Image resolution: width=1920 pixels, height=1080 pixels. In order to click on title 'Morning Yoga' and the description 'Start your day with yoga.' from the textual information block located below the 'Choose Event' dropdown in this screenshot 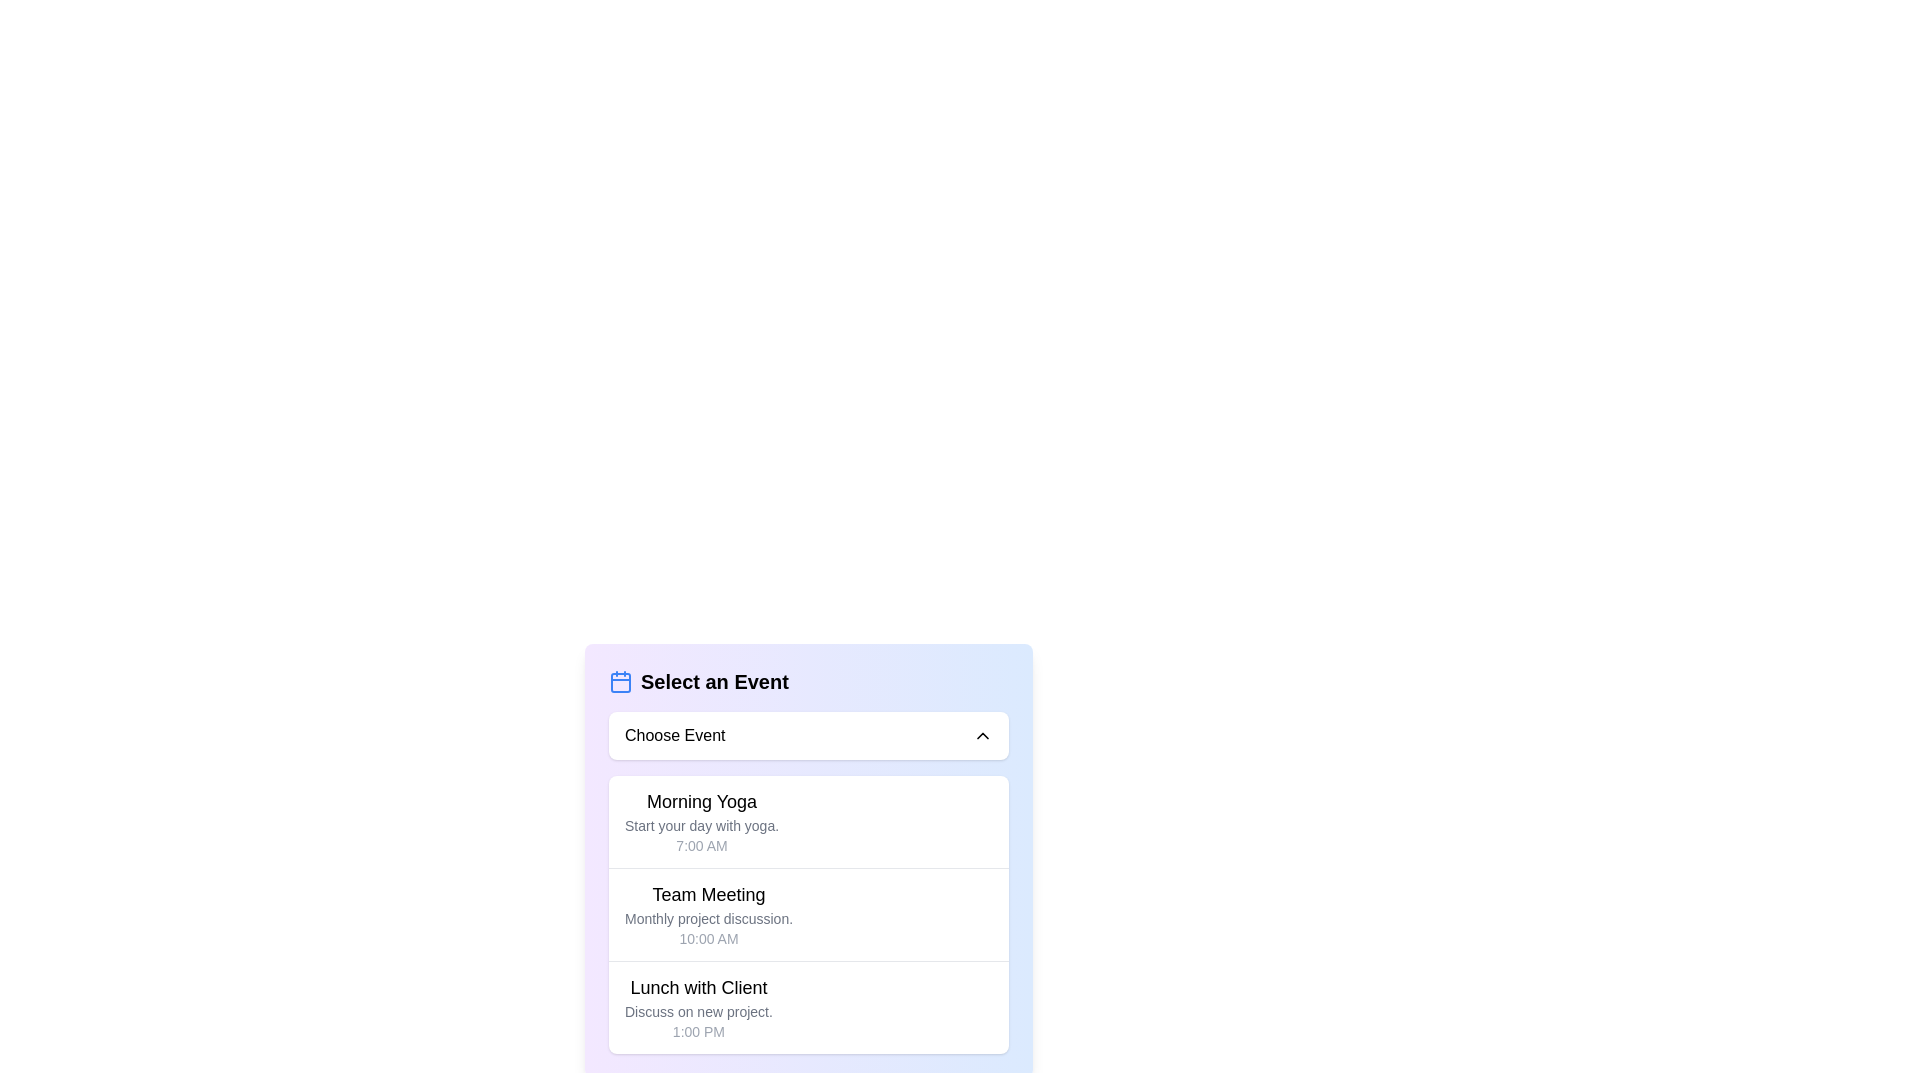, I will do `click(701, 821)`.